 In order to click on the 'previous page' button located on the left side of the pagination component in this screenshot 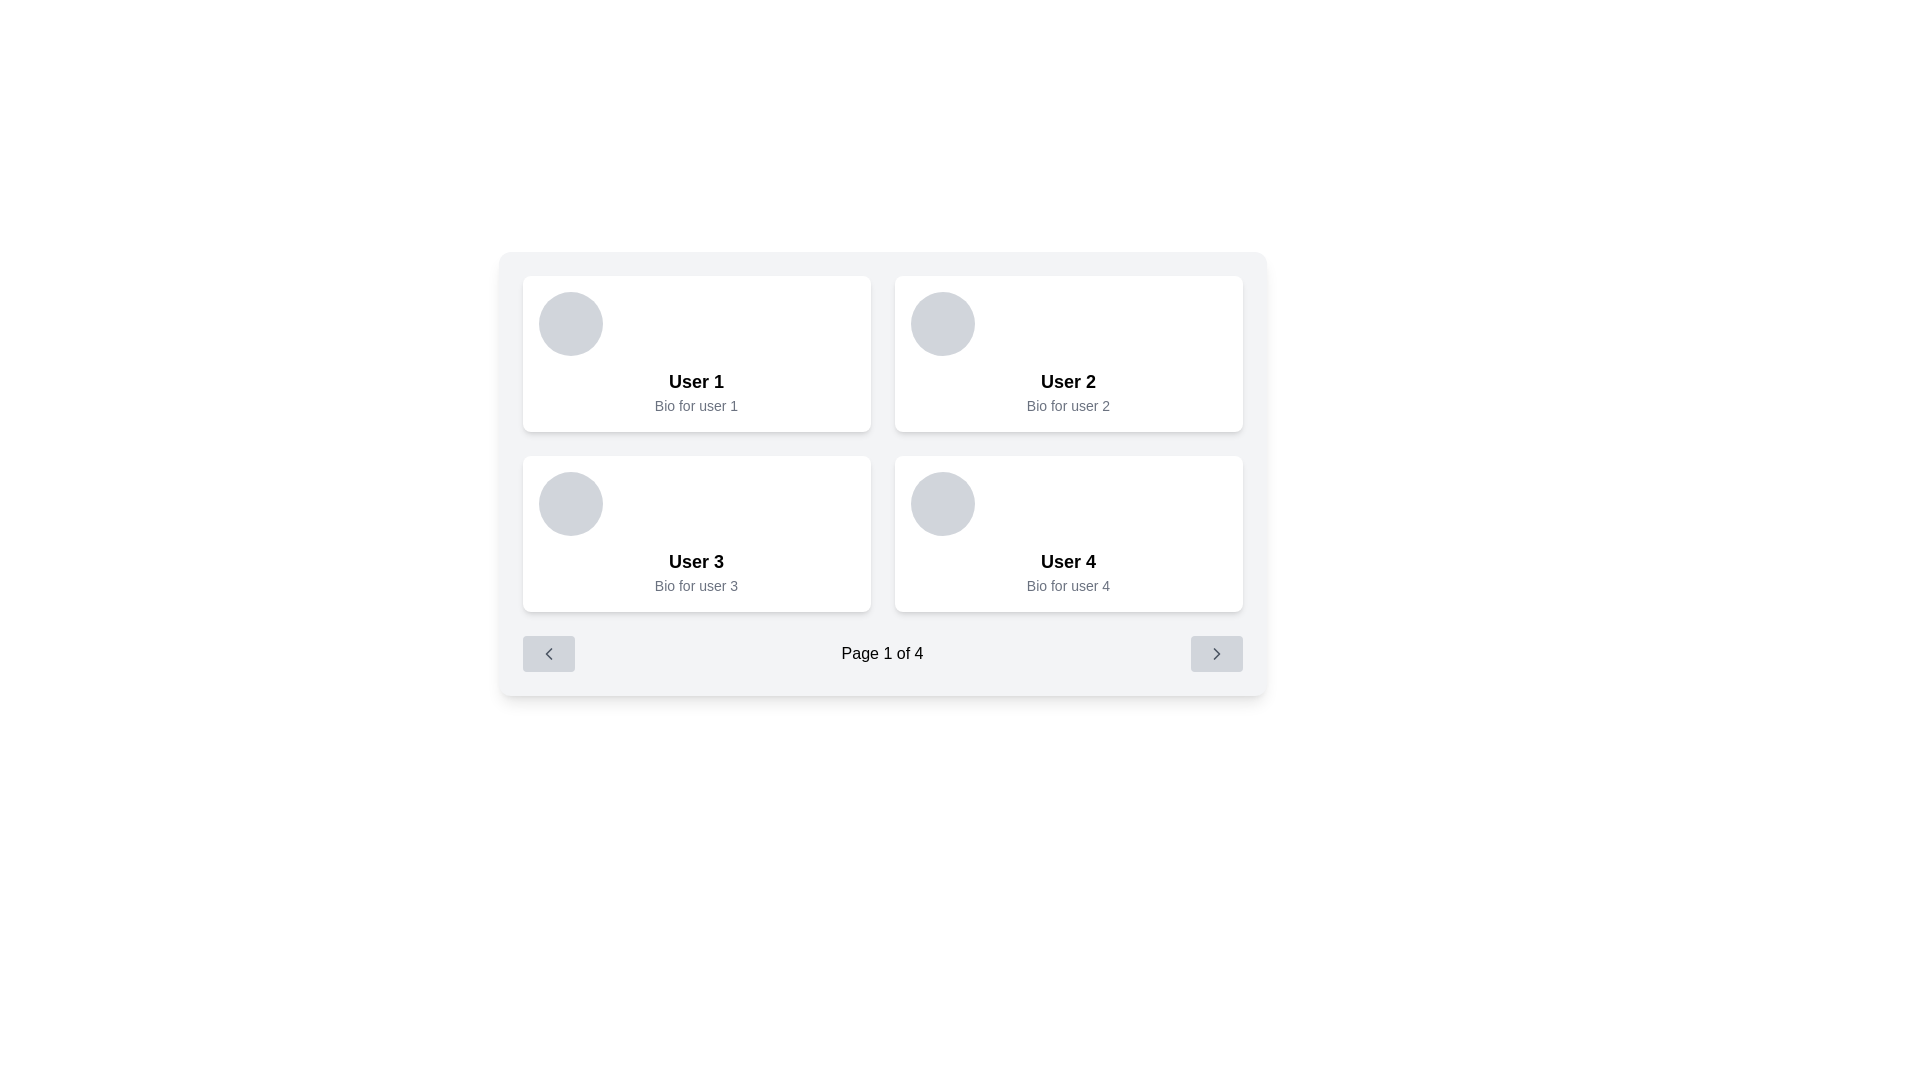, I will do `click(548, 654)`.